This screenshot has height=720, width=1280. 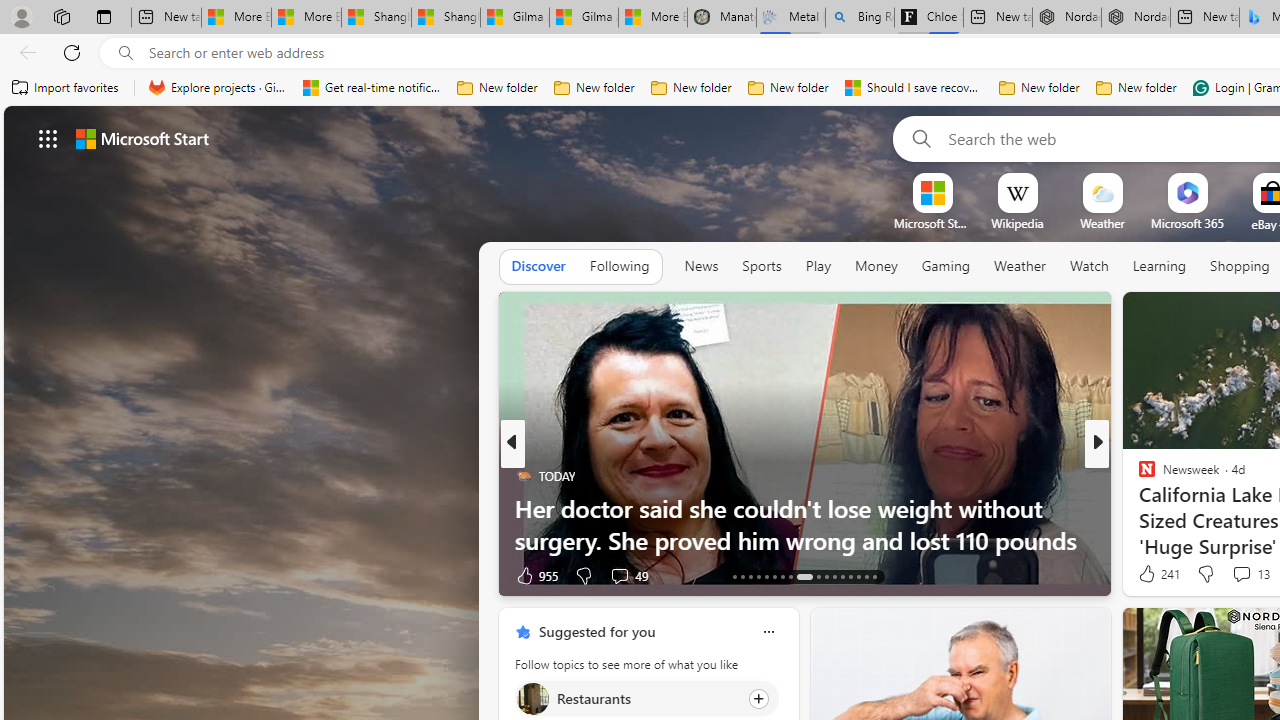 What do you see at coordinates (1157, 574) in the screenshot?
I see `'241 Like'` at bounding box center [1157, 574].